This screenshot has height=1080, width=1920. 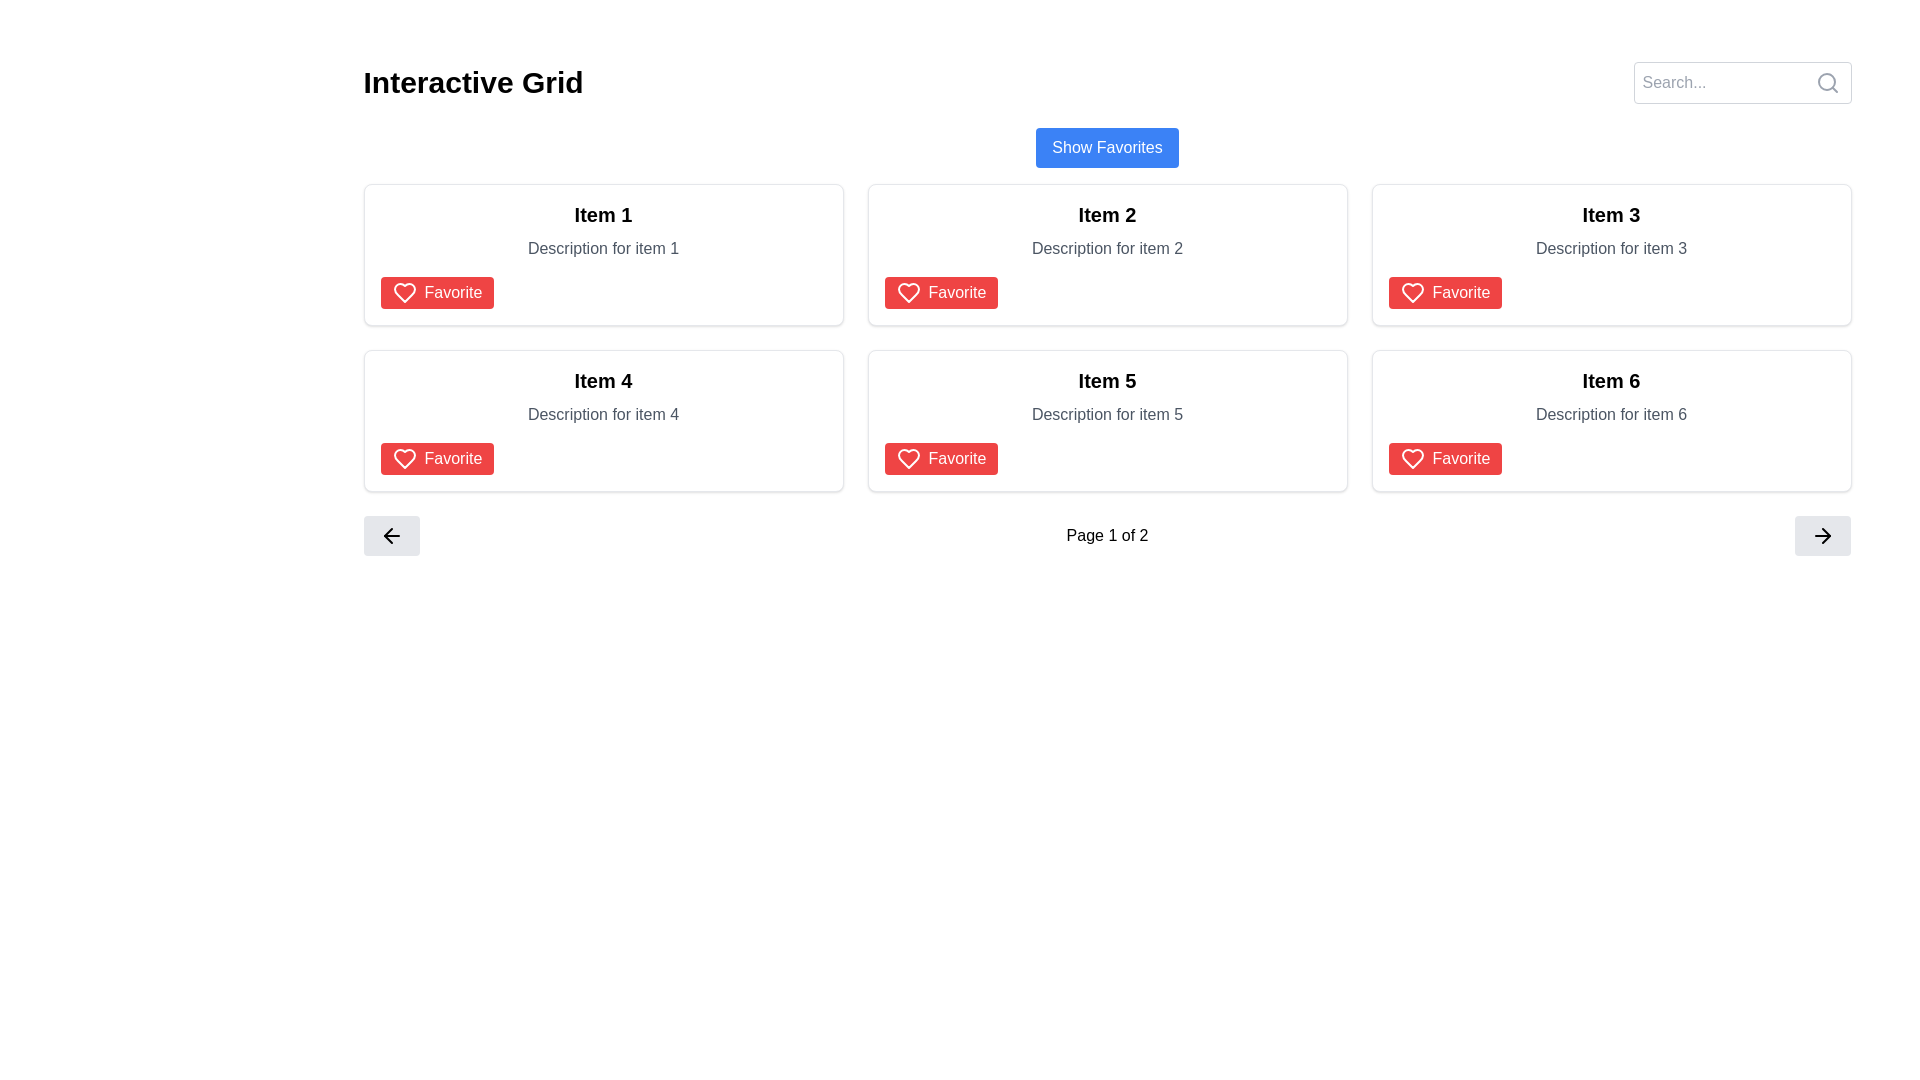 I want to click on the text label styled in gray containing 'Description for item 2', which is located under the heading 'Item 2' in the second card of a 3x2 grid layout, so click(x=1106, y=248).